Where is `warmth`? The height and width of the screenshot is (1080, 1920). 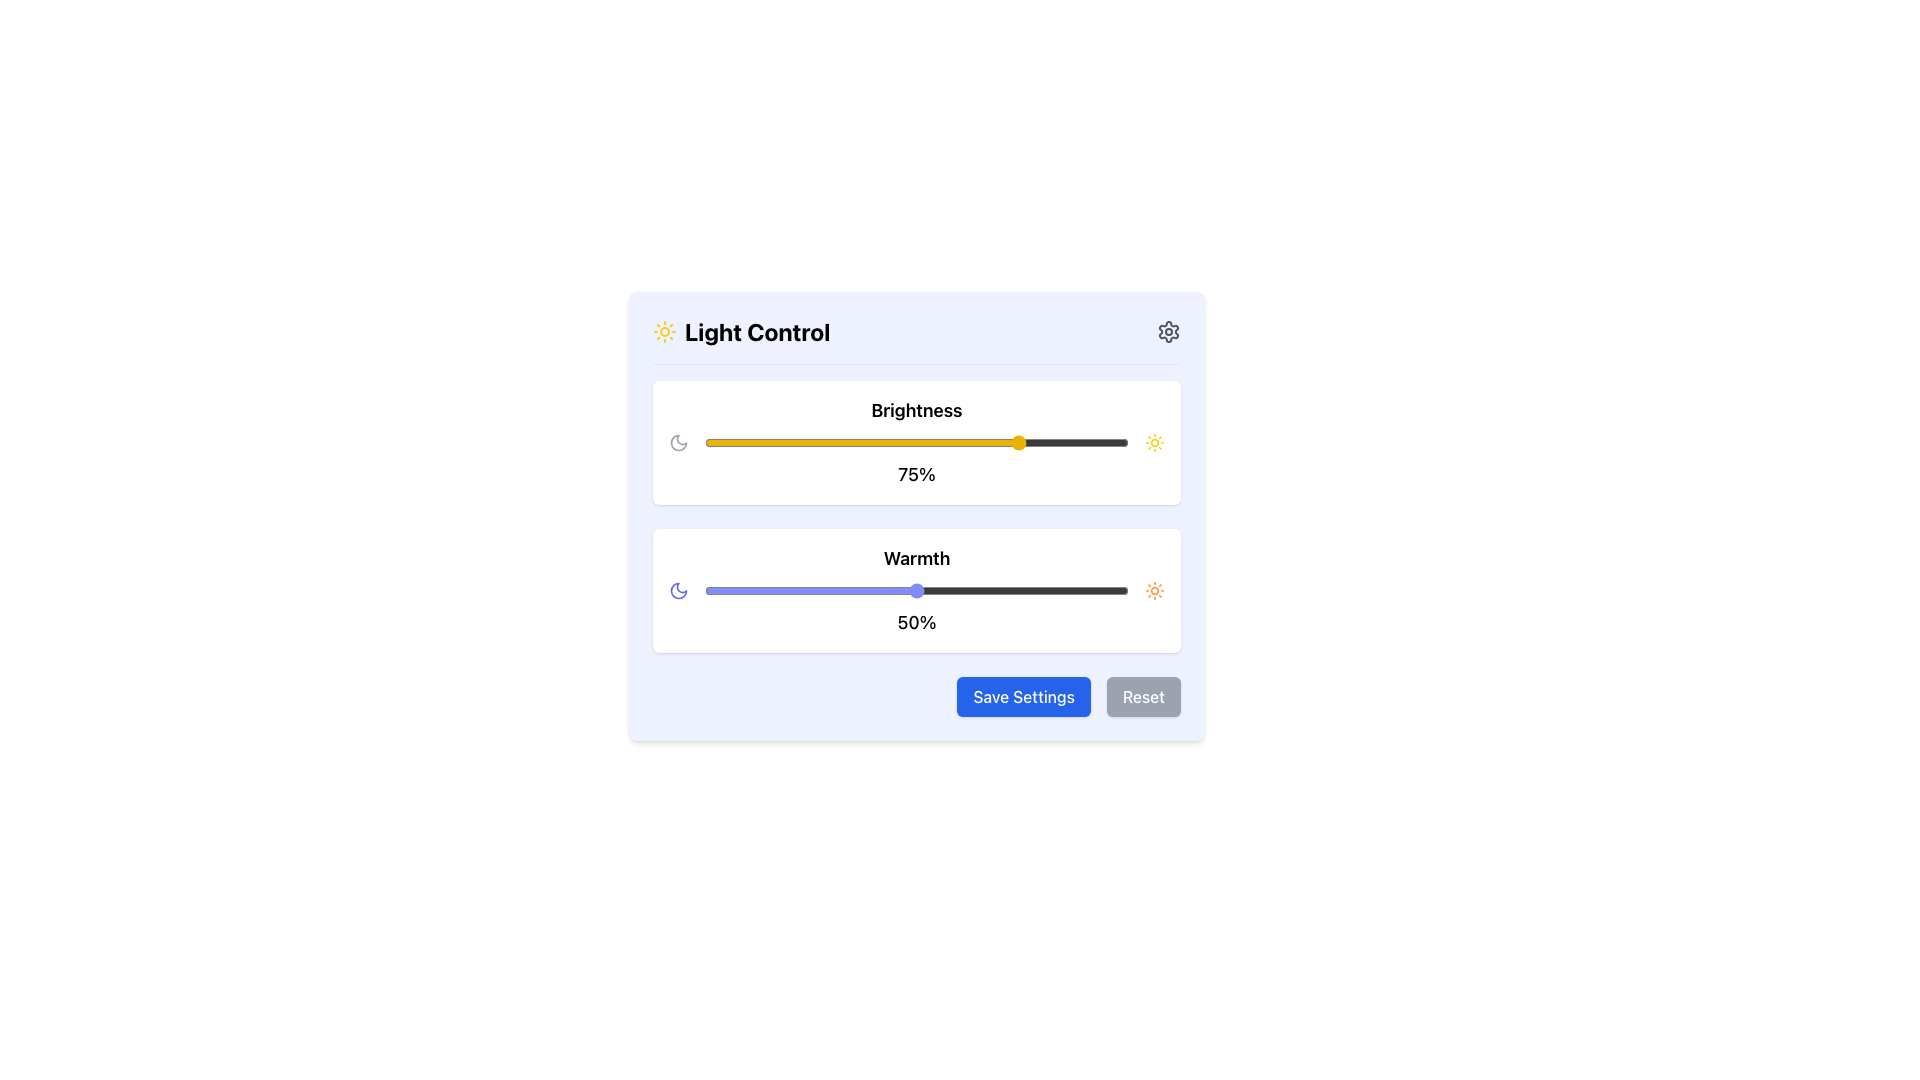
warmth is located at coordinates (849, 589).